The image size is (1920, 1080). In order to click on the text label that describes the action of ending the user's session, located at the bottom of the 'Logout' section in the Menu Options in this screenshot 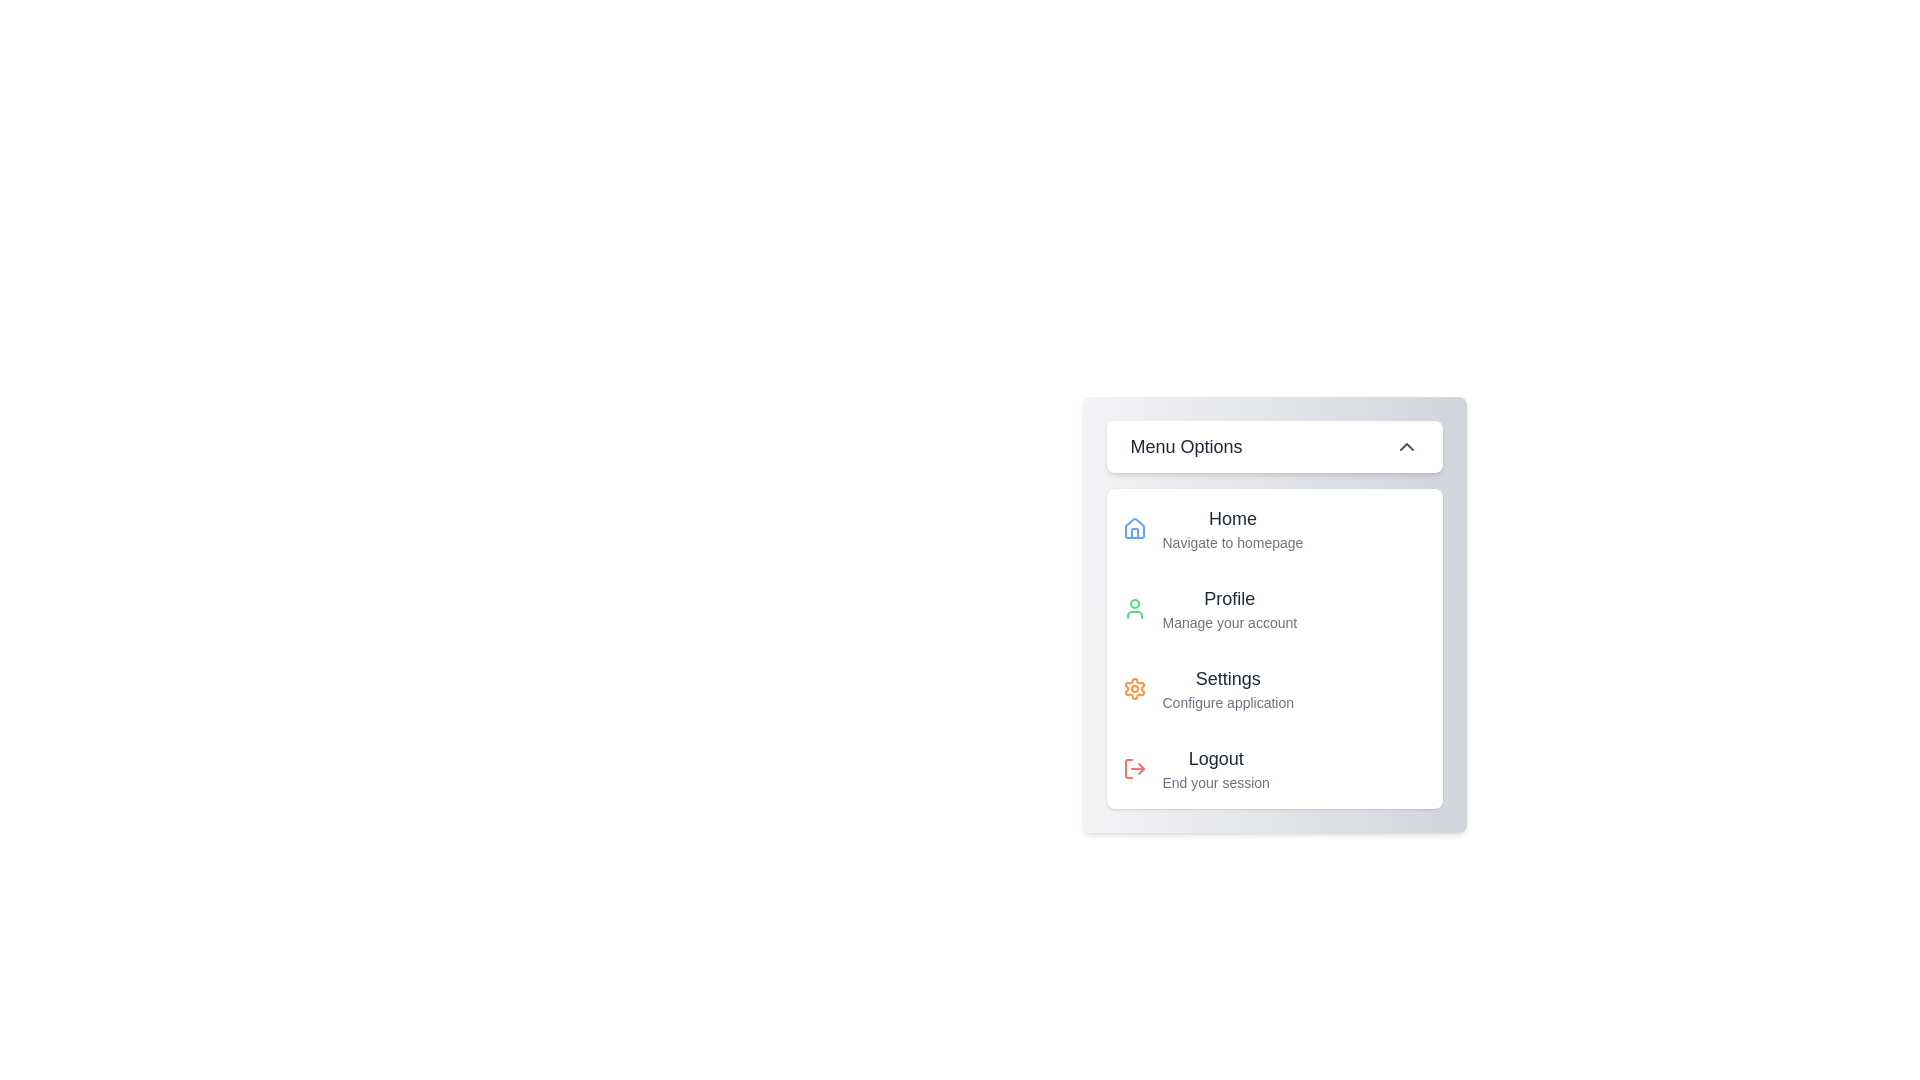, I will do `click(1215, 782)`.